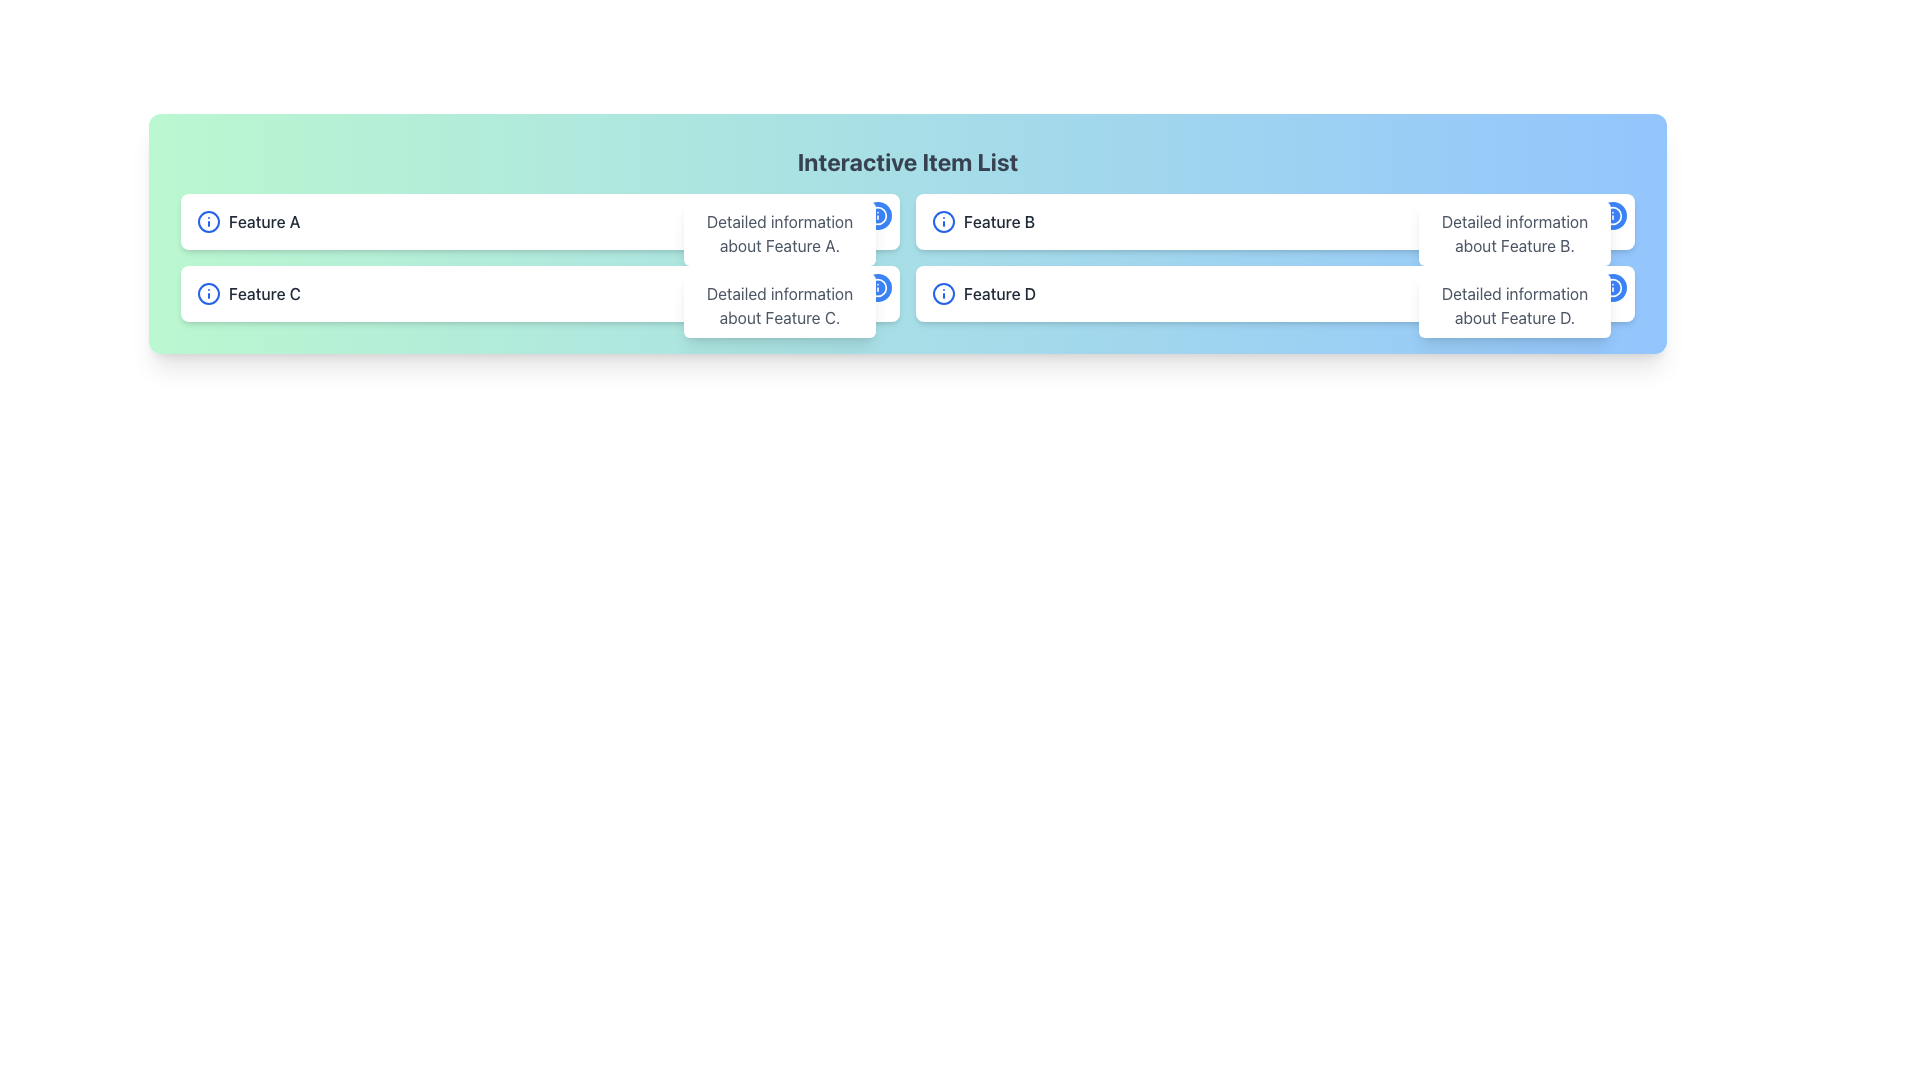 The height and width of the screenshot is (1080, 1920). What do you see at coordinates (1612, 288) in the screenshot?
I see `the circular blue information icon with a white interior containing an 'info' symbol, located at the bottom-right of the list item labeled 'Feature D'` at bounding box center [1612, 288].